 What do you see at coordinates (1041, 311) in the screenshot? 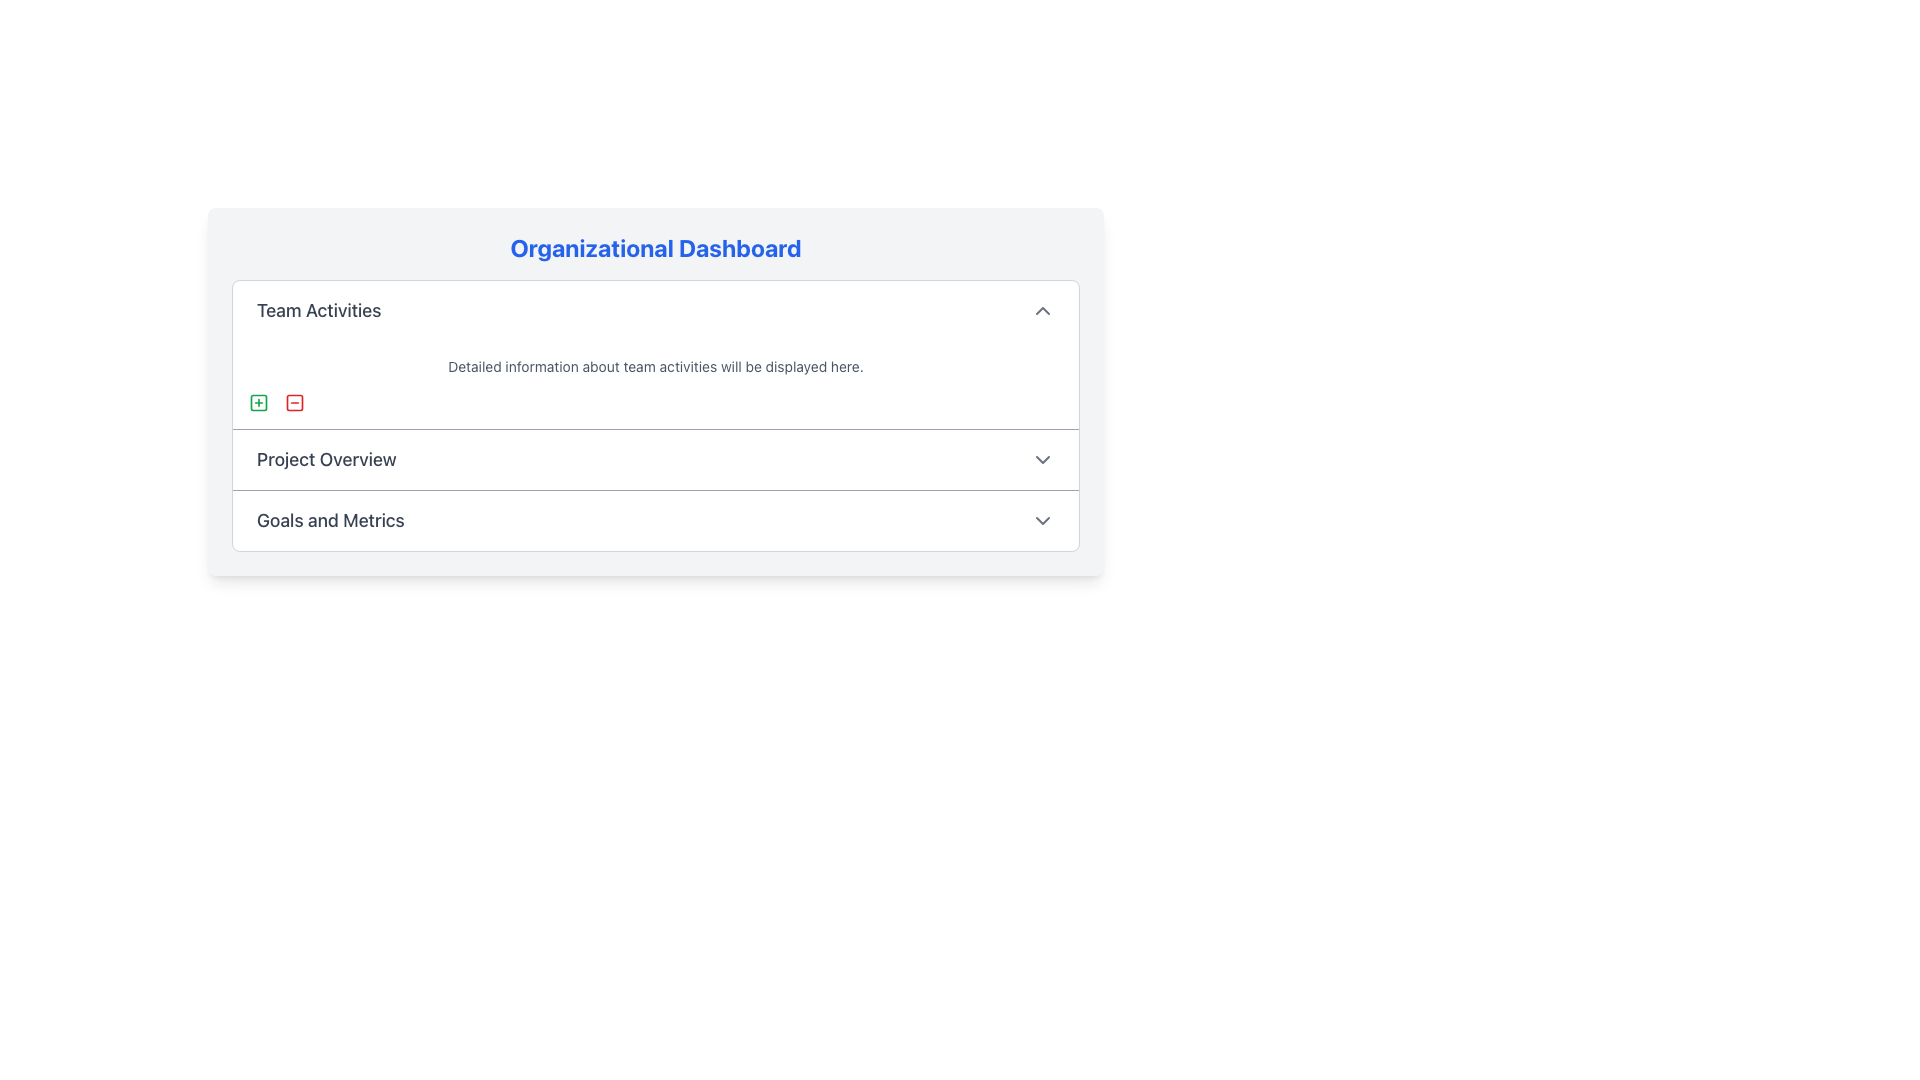
I see `the toggle icon button located to the far right of the 'Team Activities' header` at bounding box center [1041, 311].